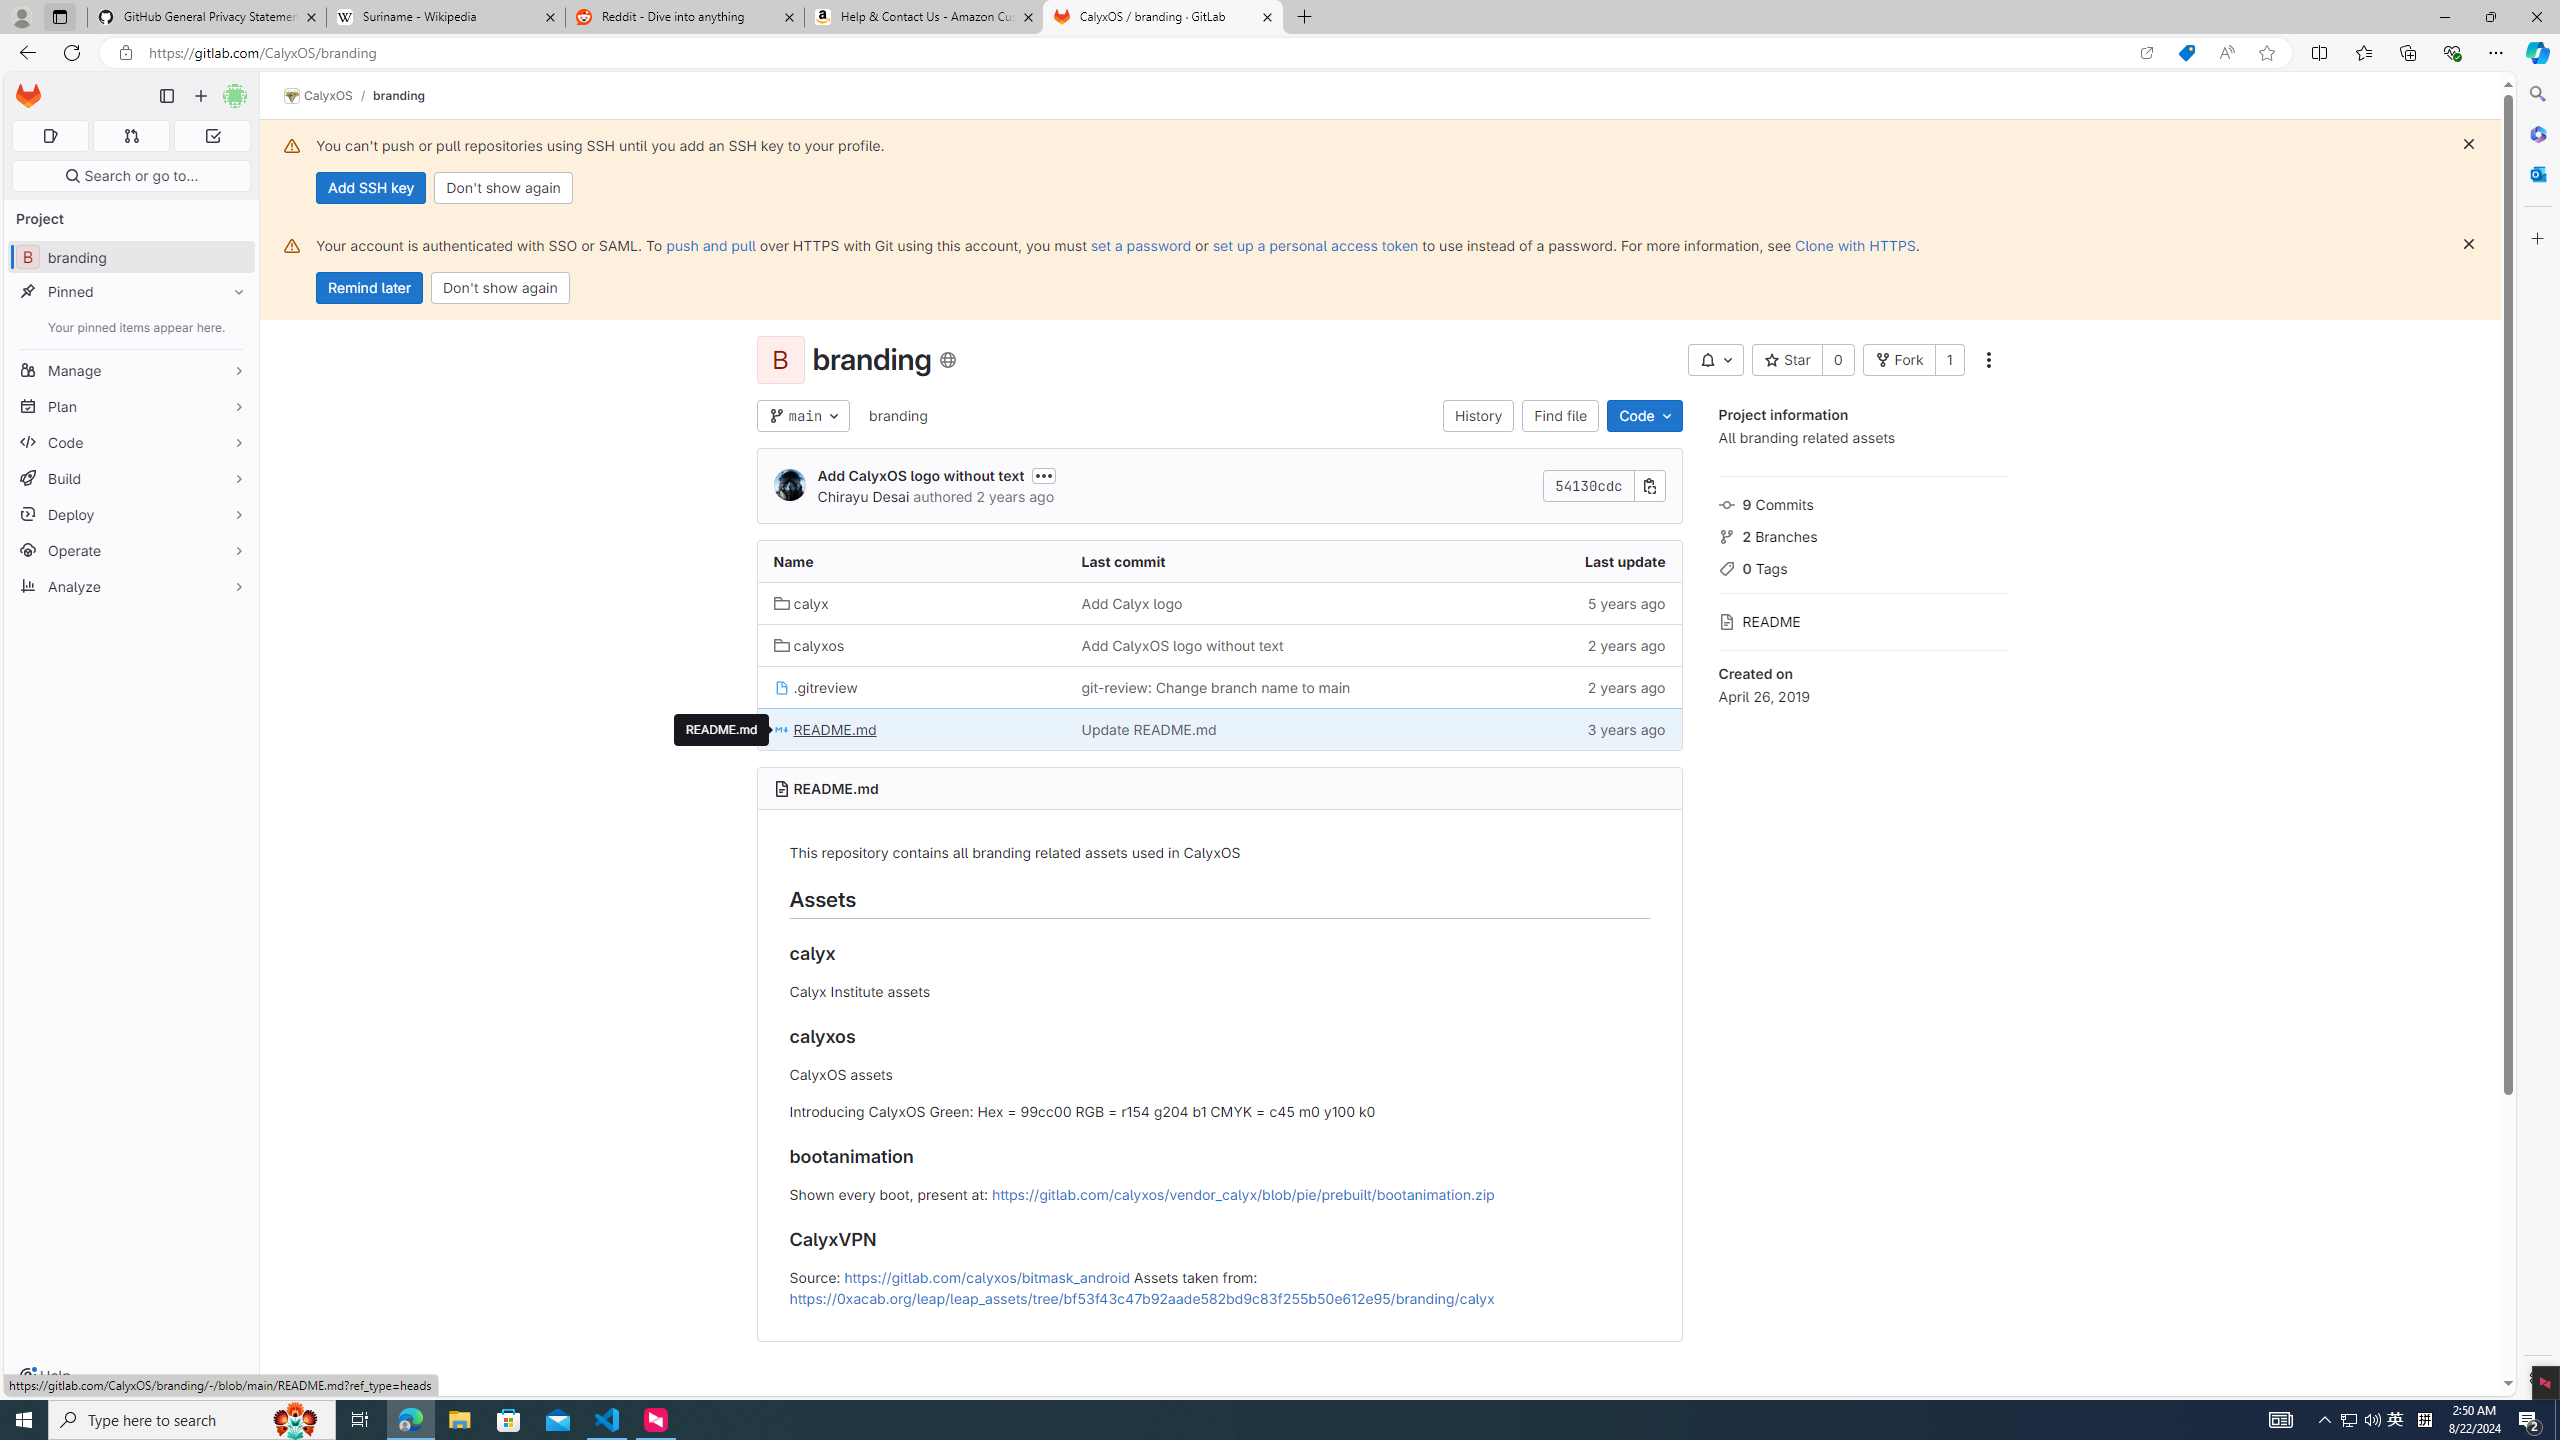 The width and height of the screenshot is (2560, 1440). What do you see at coordinates (207, 16) in the screenshot?
I see `'GitHub General Privacy Statement - GitHub Docs'` at bounding box center [207, 16].